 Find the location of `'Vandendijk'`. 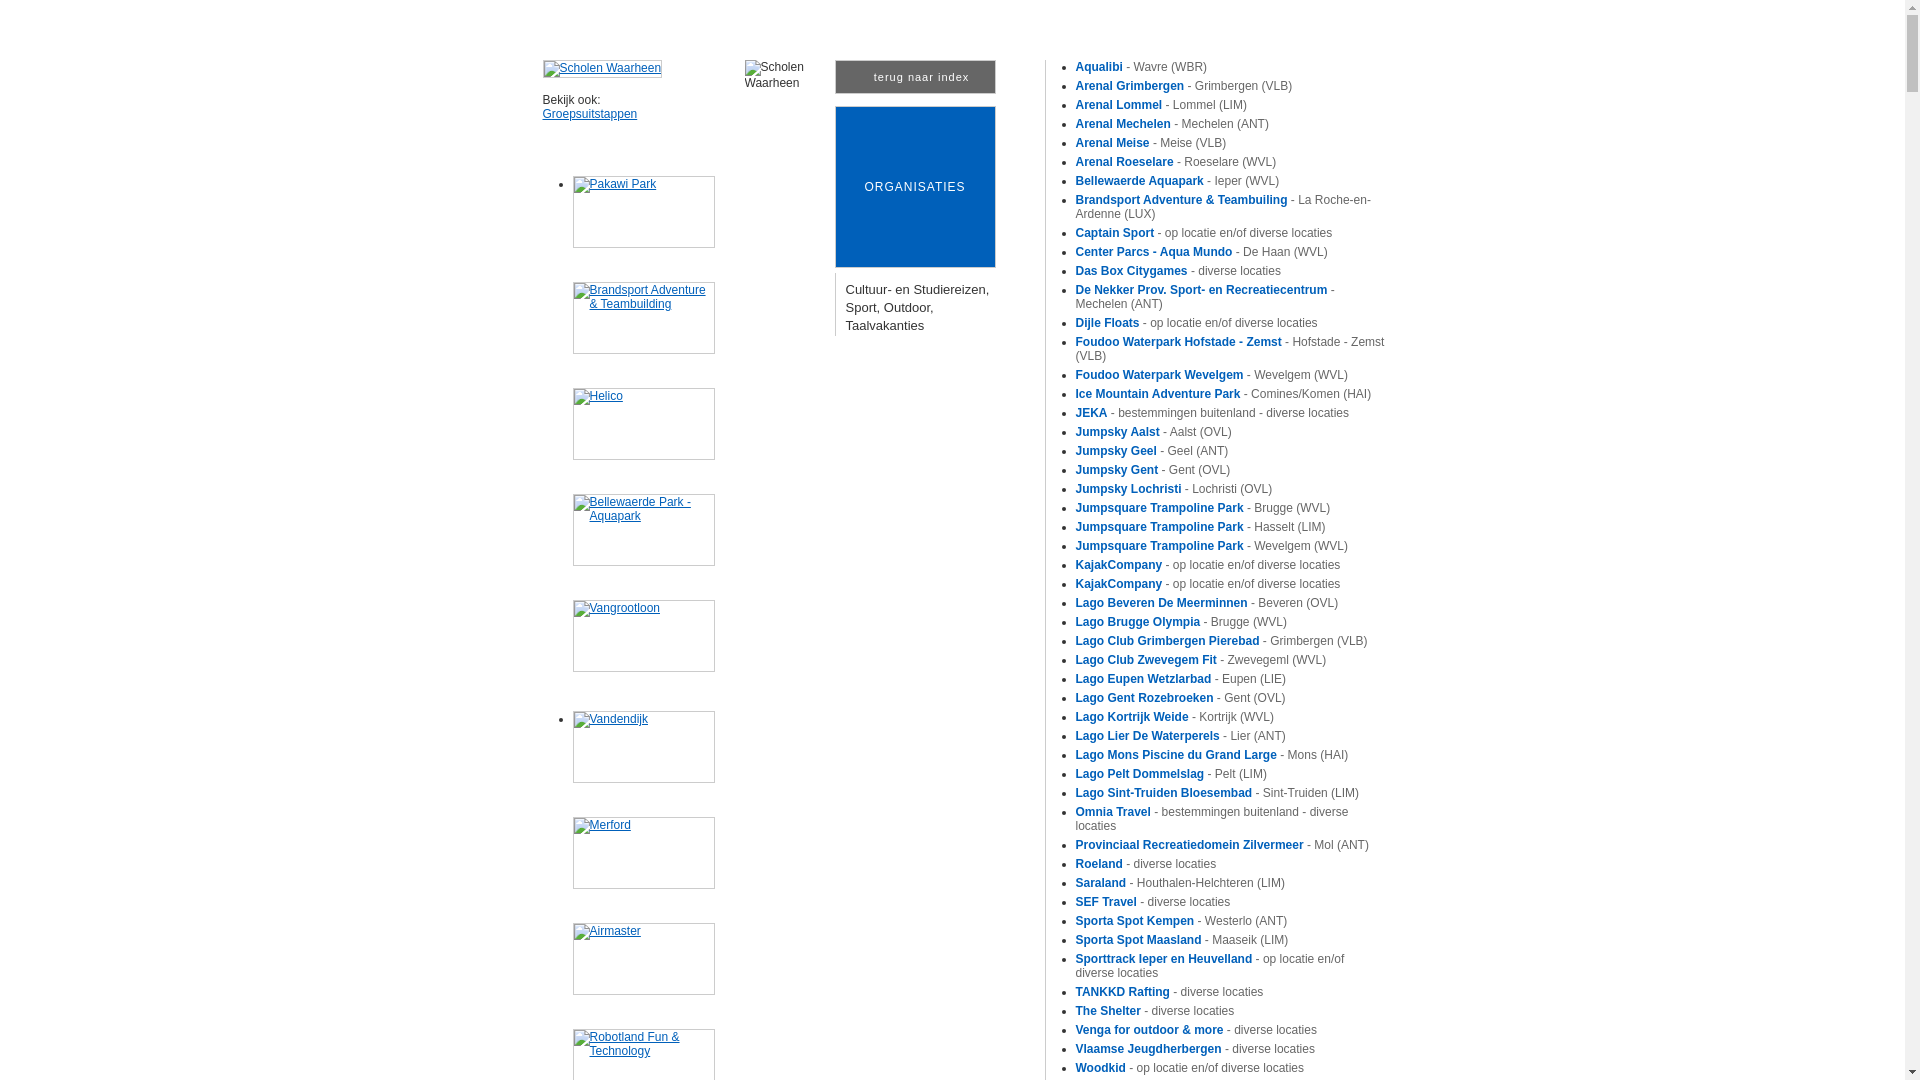

'Vandendijk' is located at coordinates (643, 747).